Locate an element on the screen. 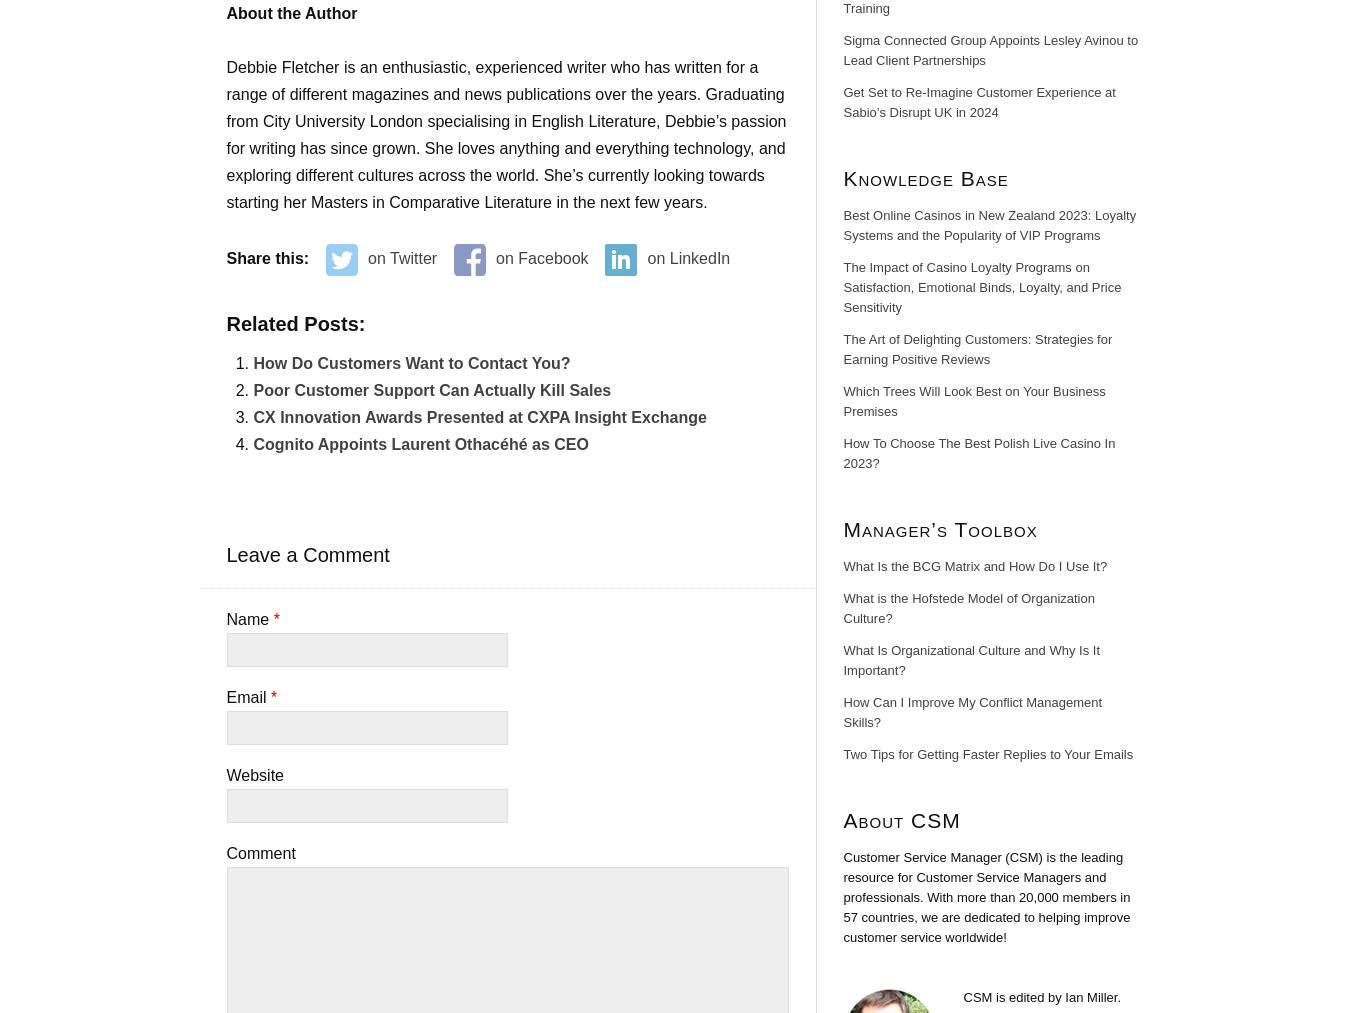 The width and height of the screenshot is (1366, 1013). 'Leave a Comment' is located at coordinates (307, 555).